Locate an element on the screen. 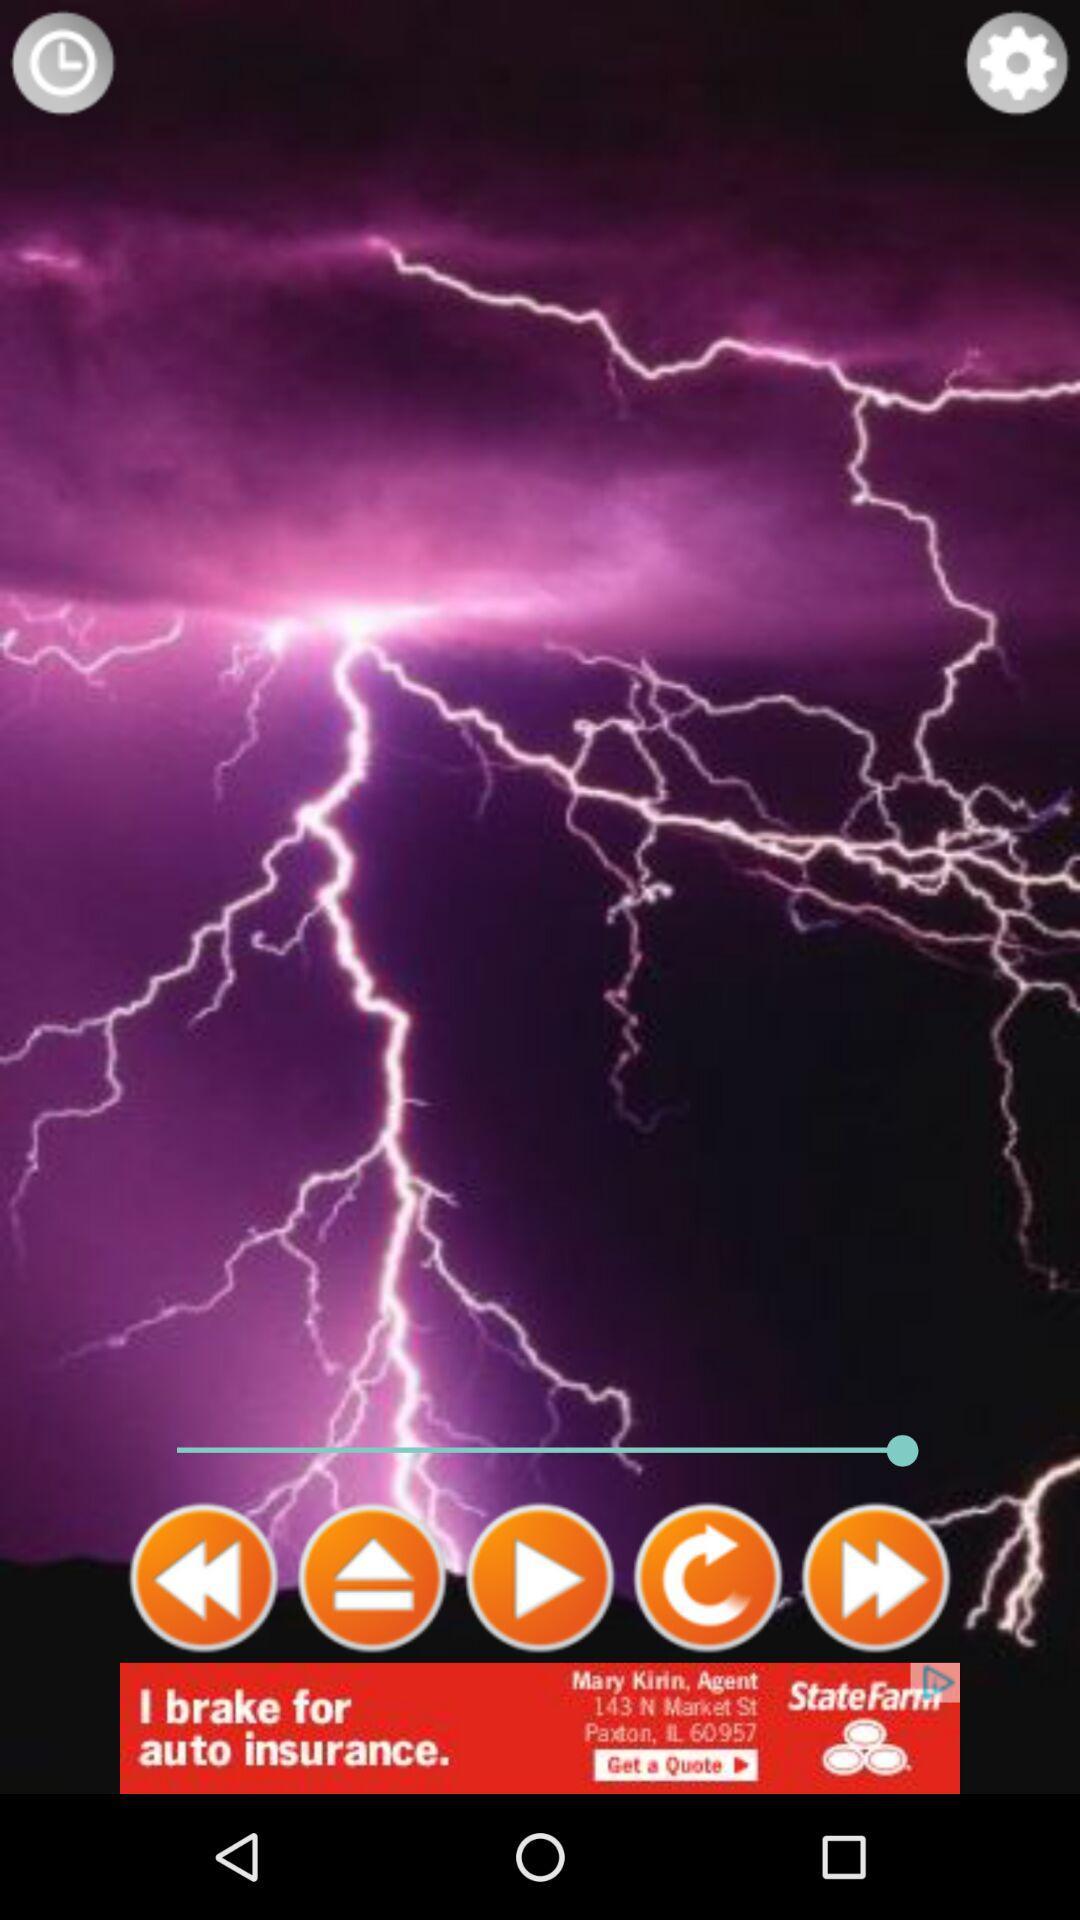 The width and height of the screenshot is (1080, 1920). settings is located at coordinates (1017, 62).